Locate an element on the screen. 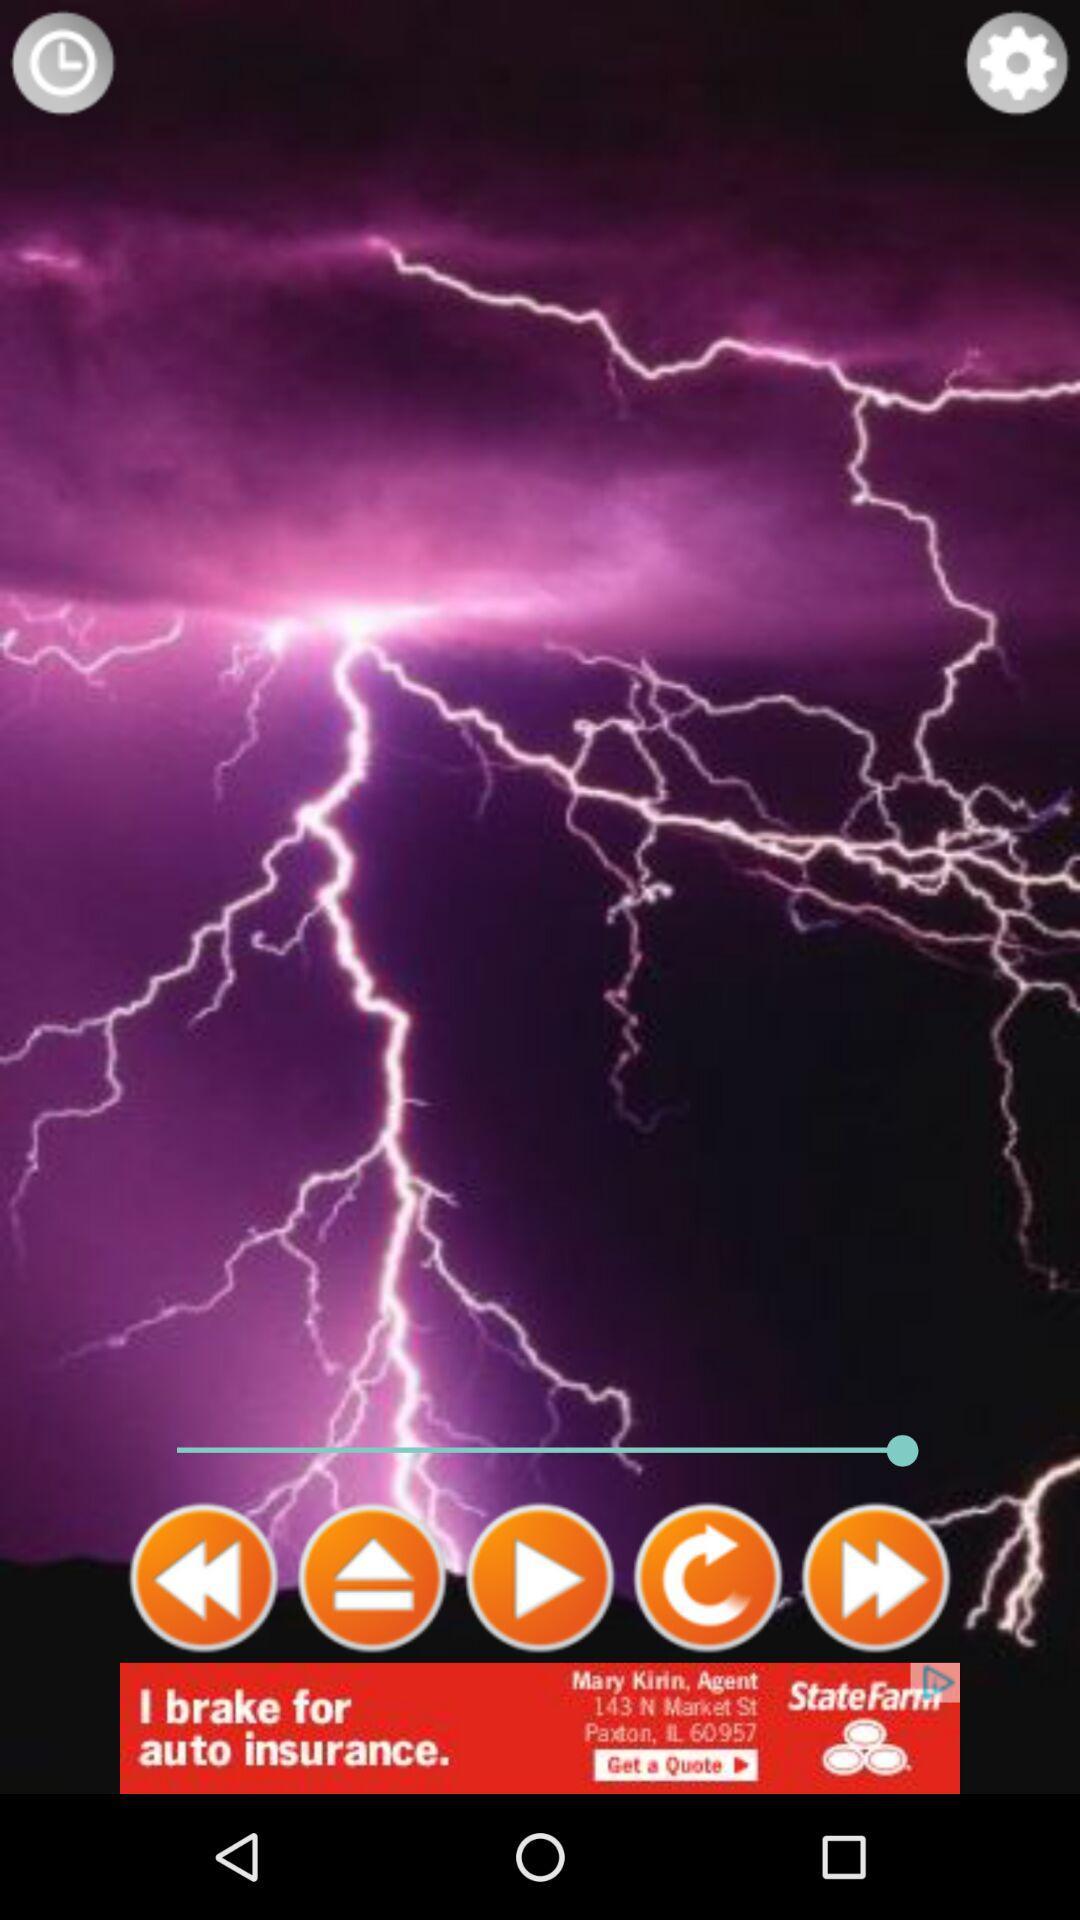 The width and height of the screenshot is (1080, 1920). settings is located at coordinates (1017, 62).